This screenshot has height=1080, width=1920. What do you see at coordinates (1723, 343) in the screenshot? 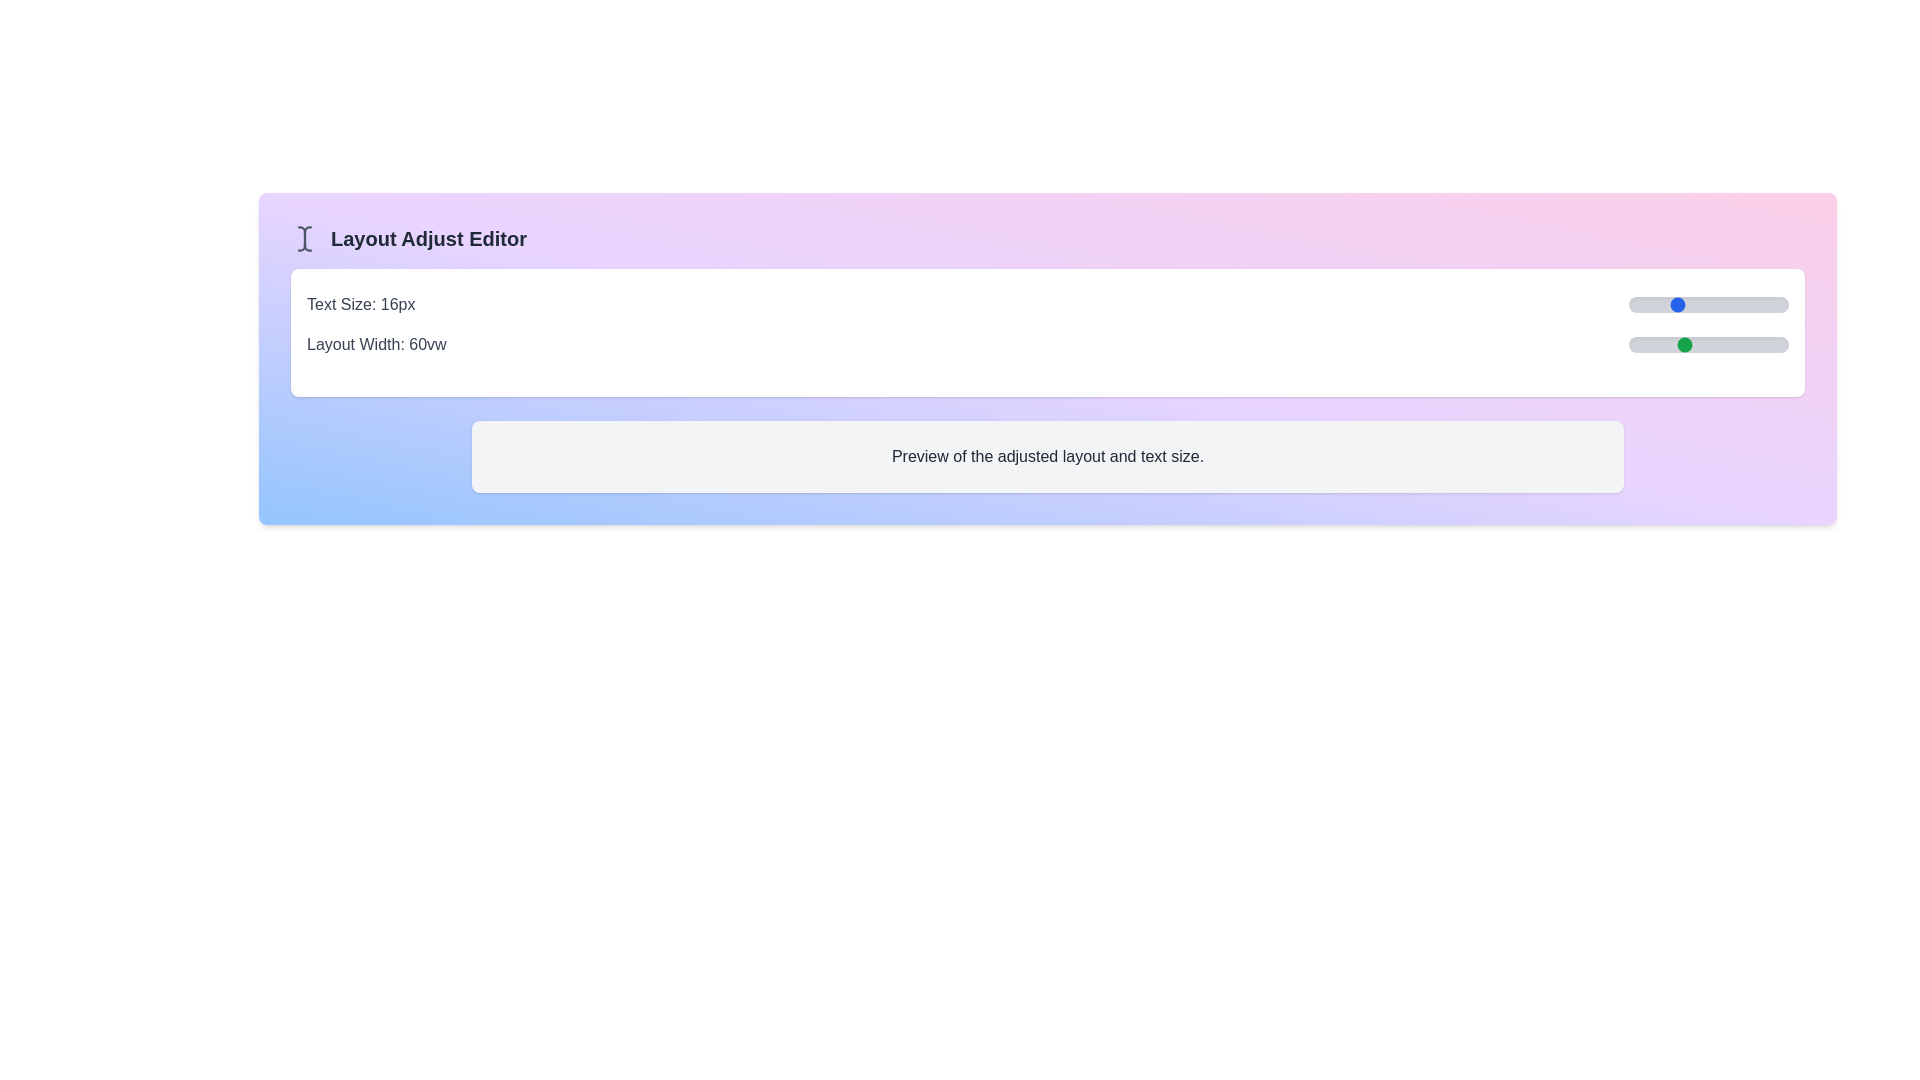
I see `the layout width` at bounding box center [1723, 343].